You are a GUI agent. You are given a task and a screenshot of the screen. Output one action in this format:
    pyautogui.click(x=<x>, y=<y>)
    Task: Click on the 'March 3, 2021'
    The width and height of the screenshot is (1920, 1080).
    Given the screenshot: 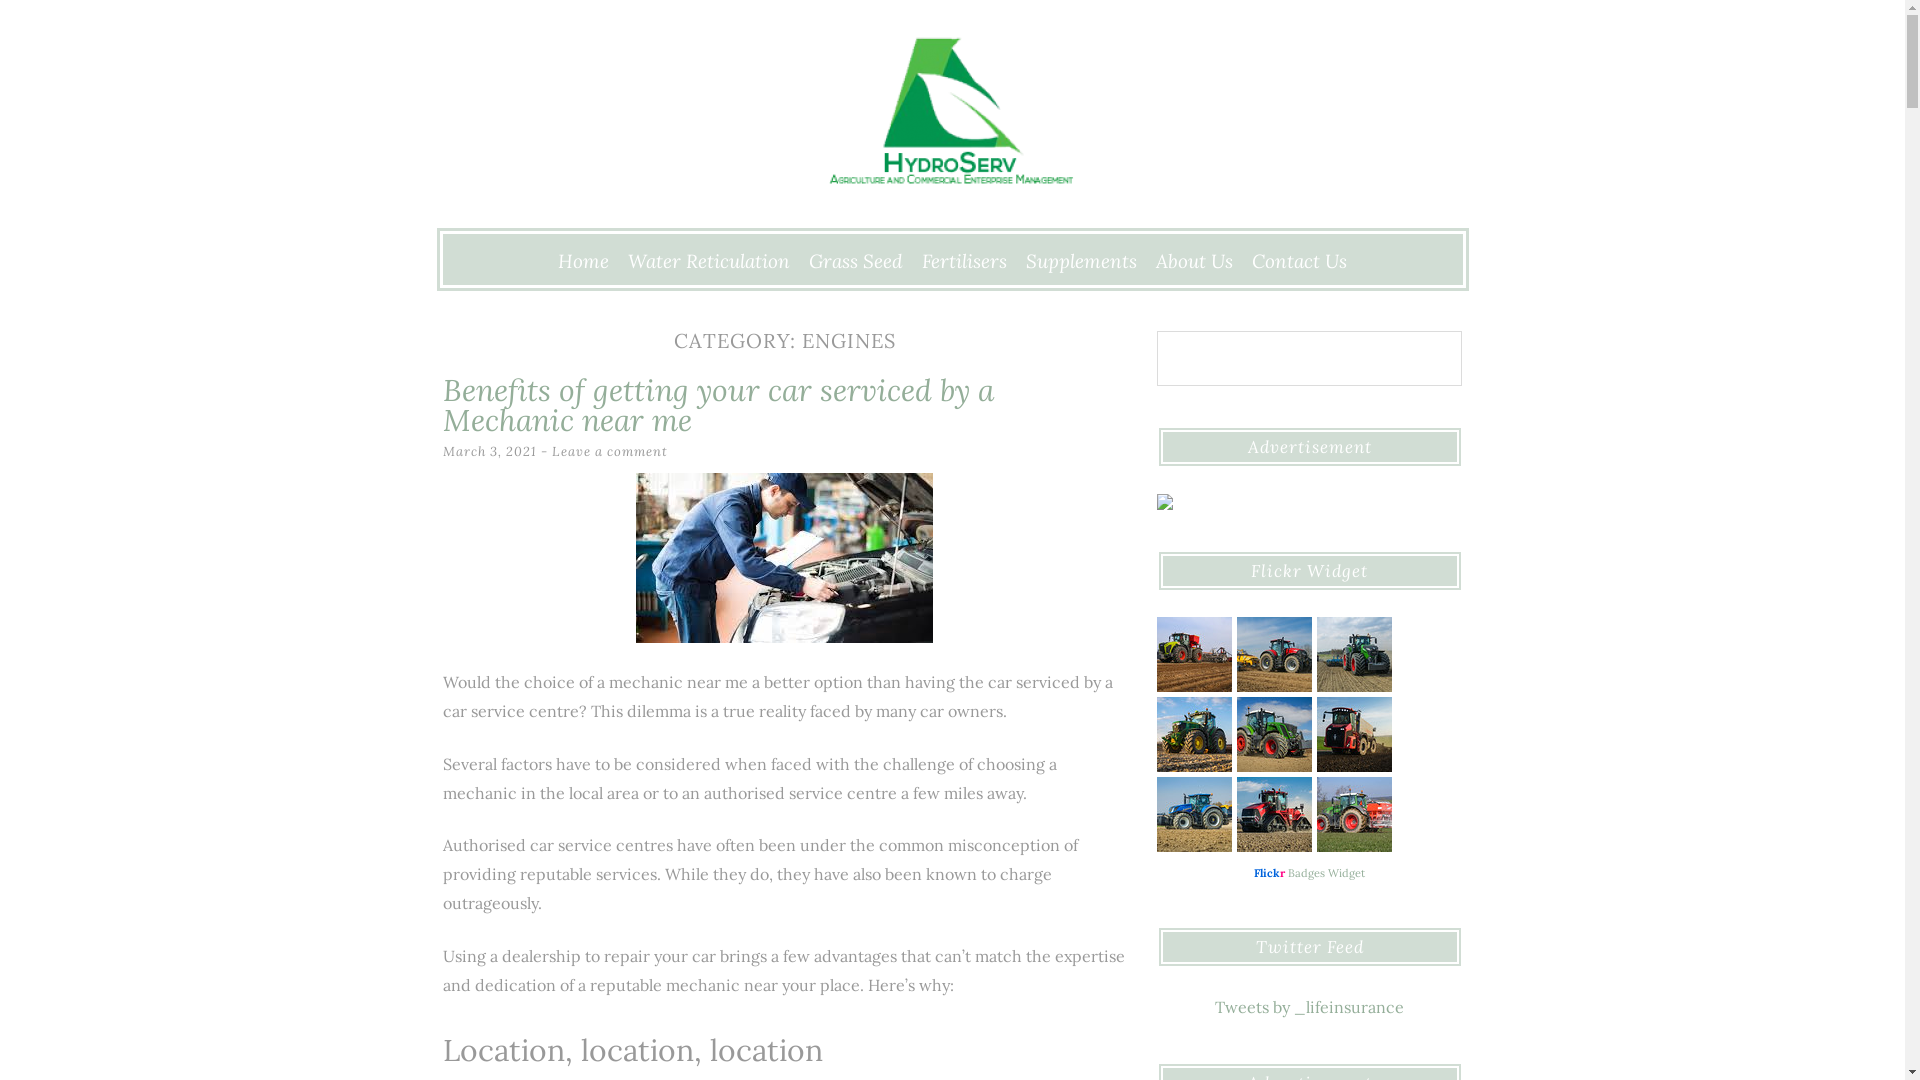 What is the action you would take?
    pyautogui.click(x=489, y=451)
    